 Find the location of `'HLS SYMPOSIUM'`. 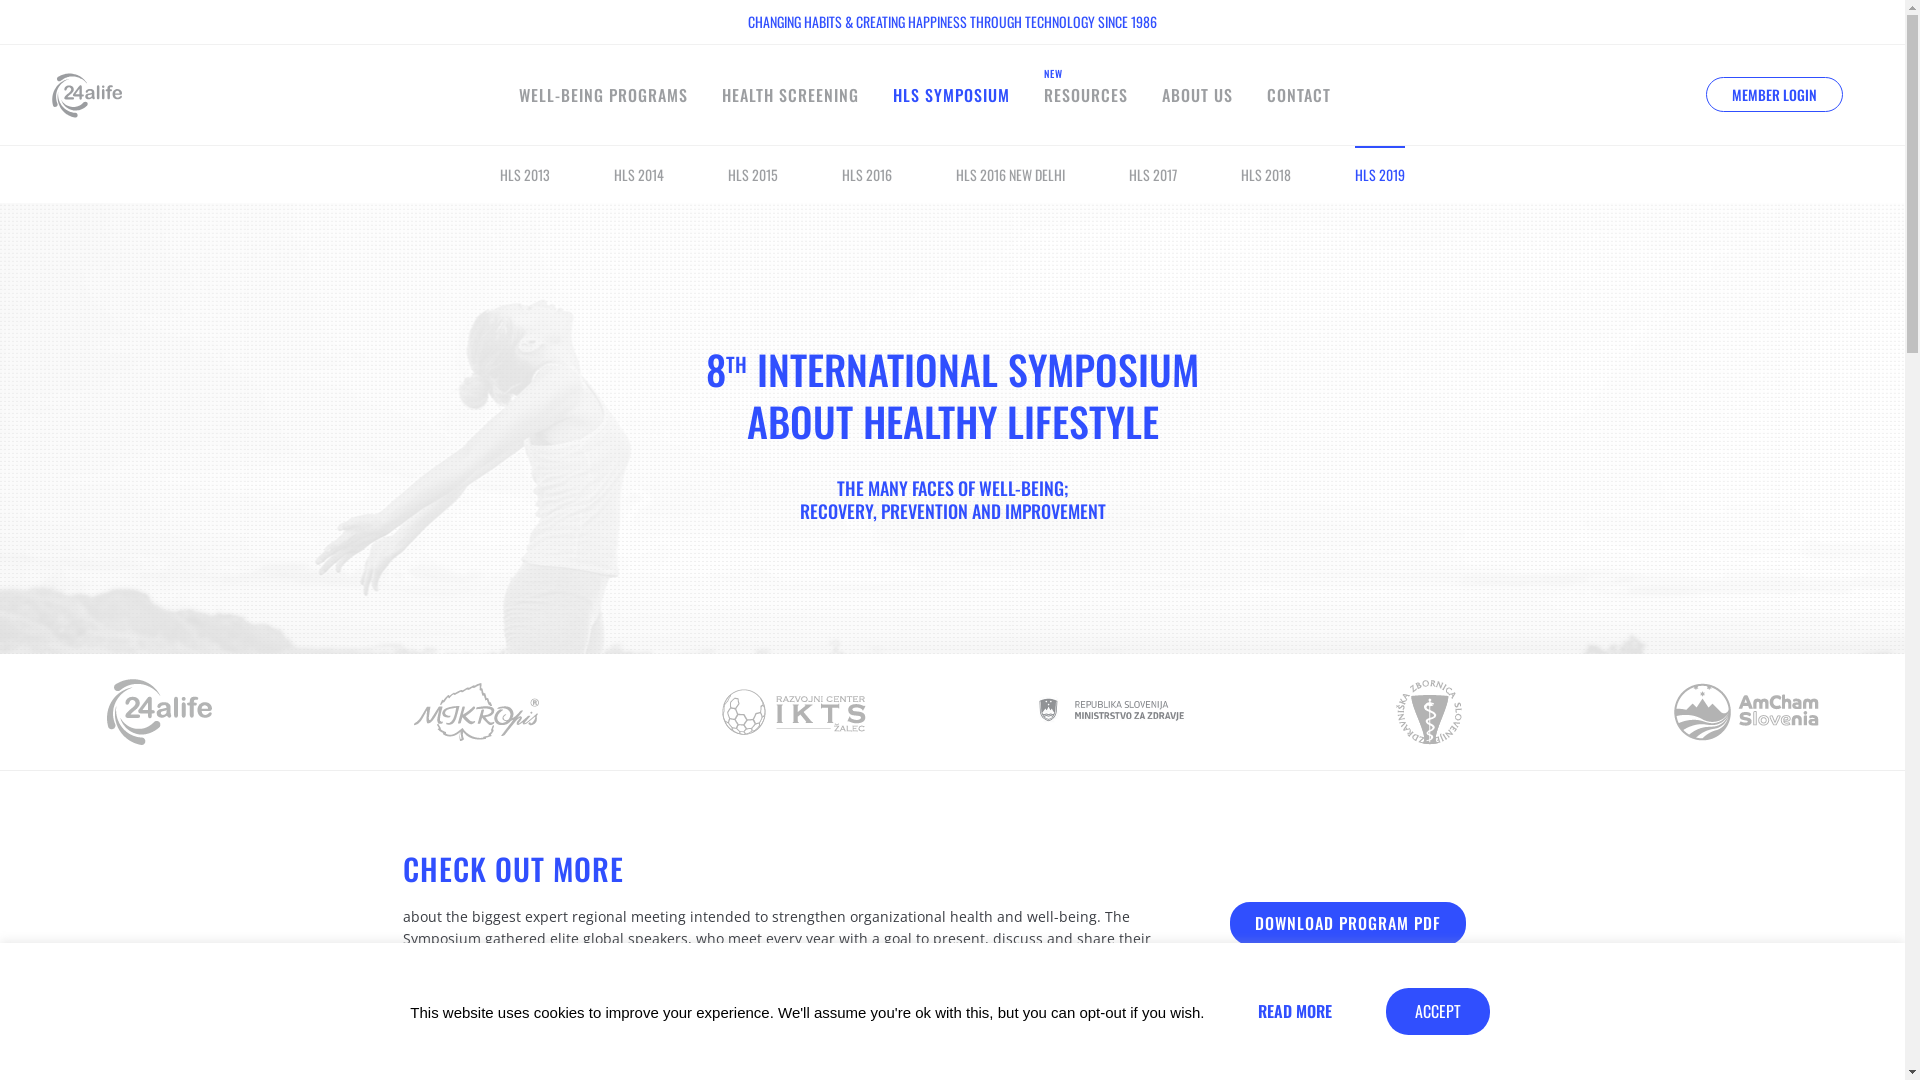

'HLS SYMPOSIUM' is located at coordinates (950, 95).